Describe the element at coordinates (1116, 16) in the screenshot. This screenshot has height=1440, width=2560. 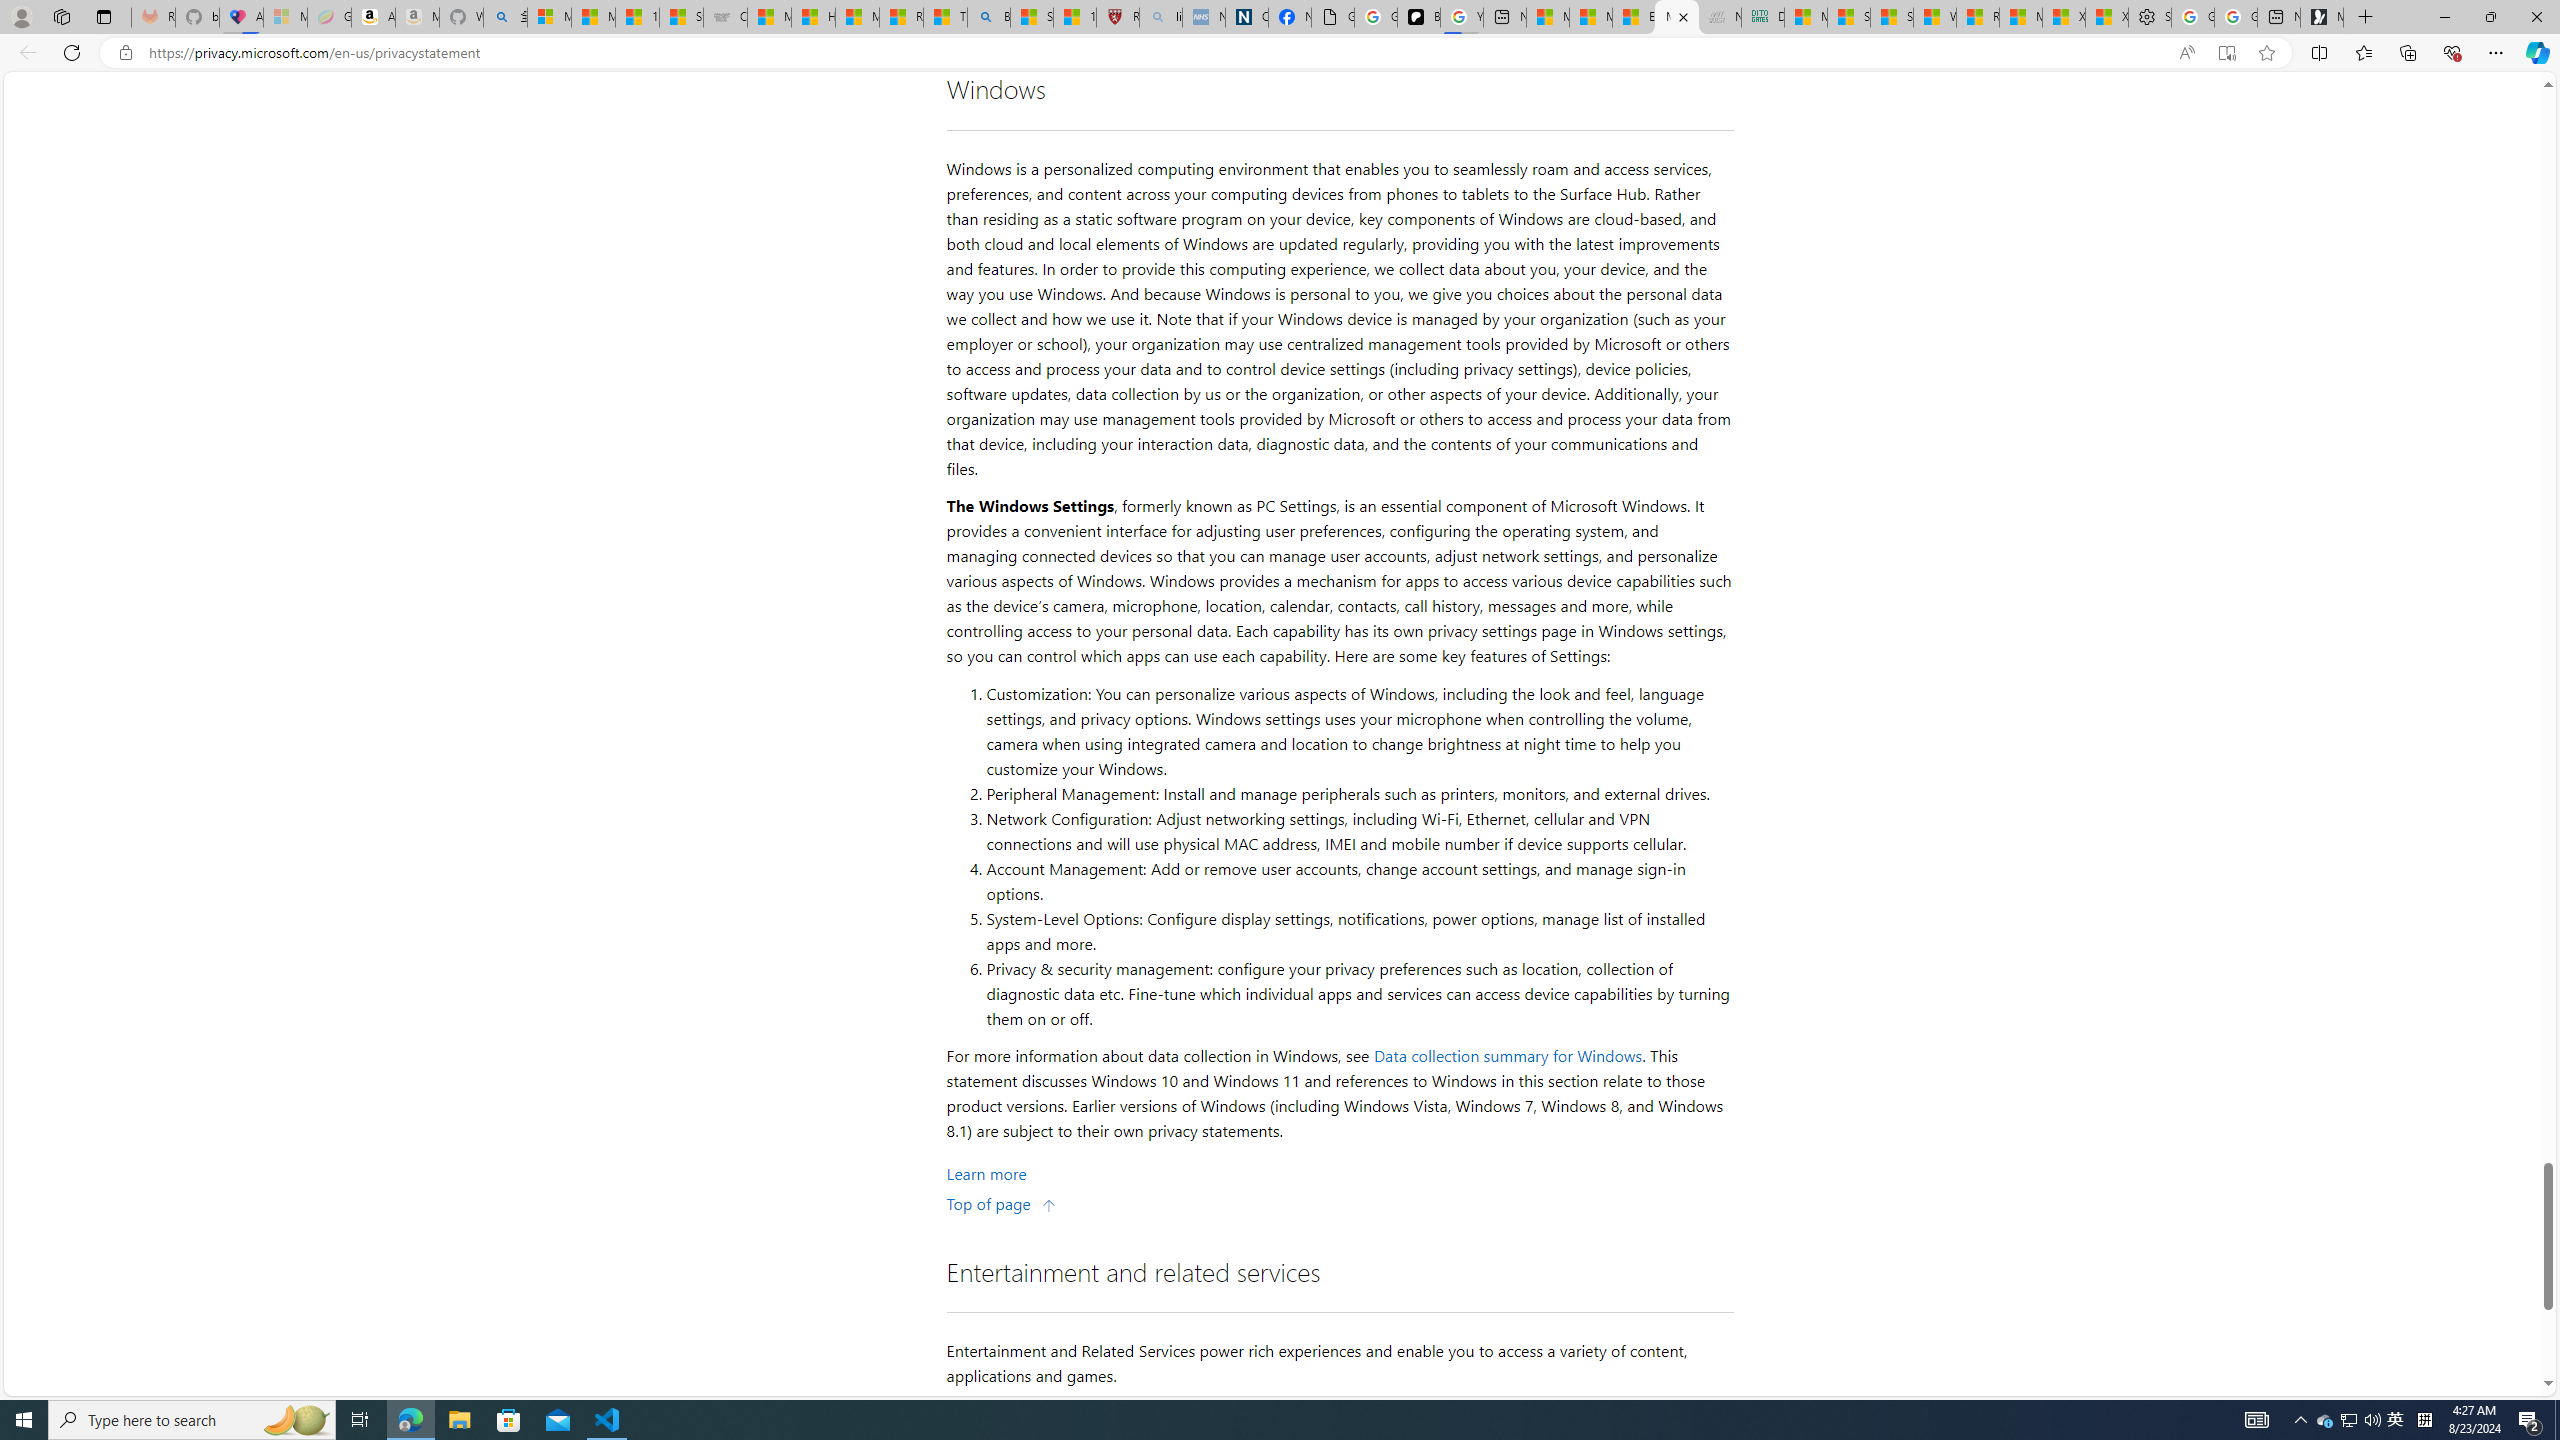
I see `'Robert H. Shmerling, MD - Harvard Health'` at that location.